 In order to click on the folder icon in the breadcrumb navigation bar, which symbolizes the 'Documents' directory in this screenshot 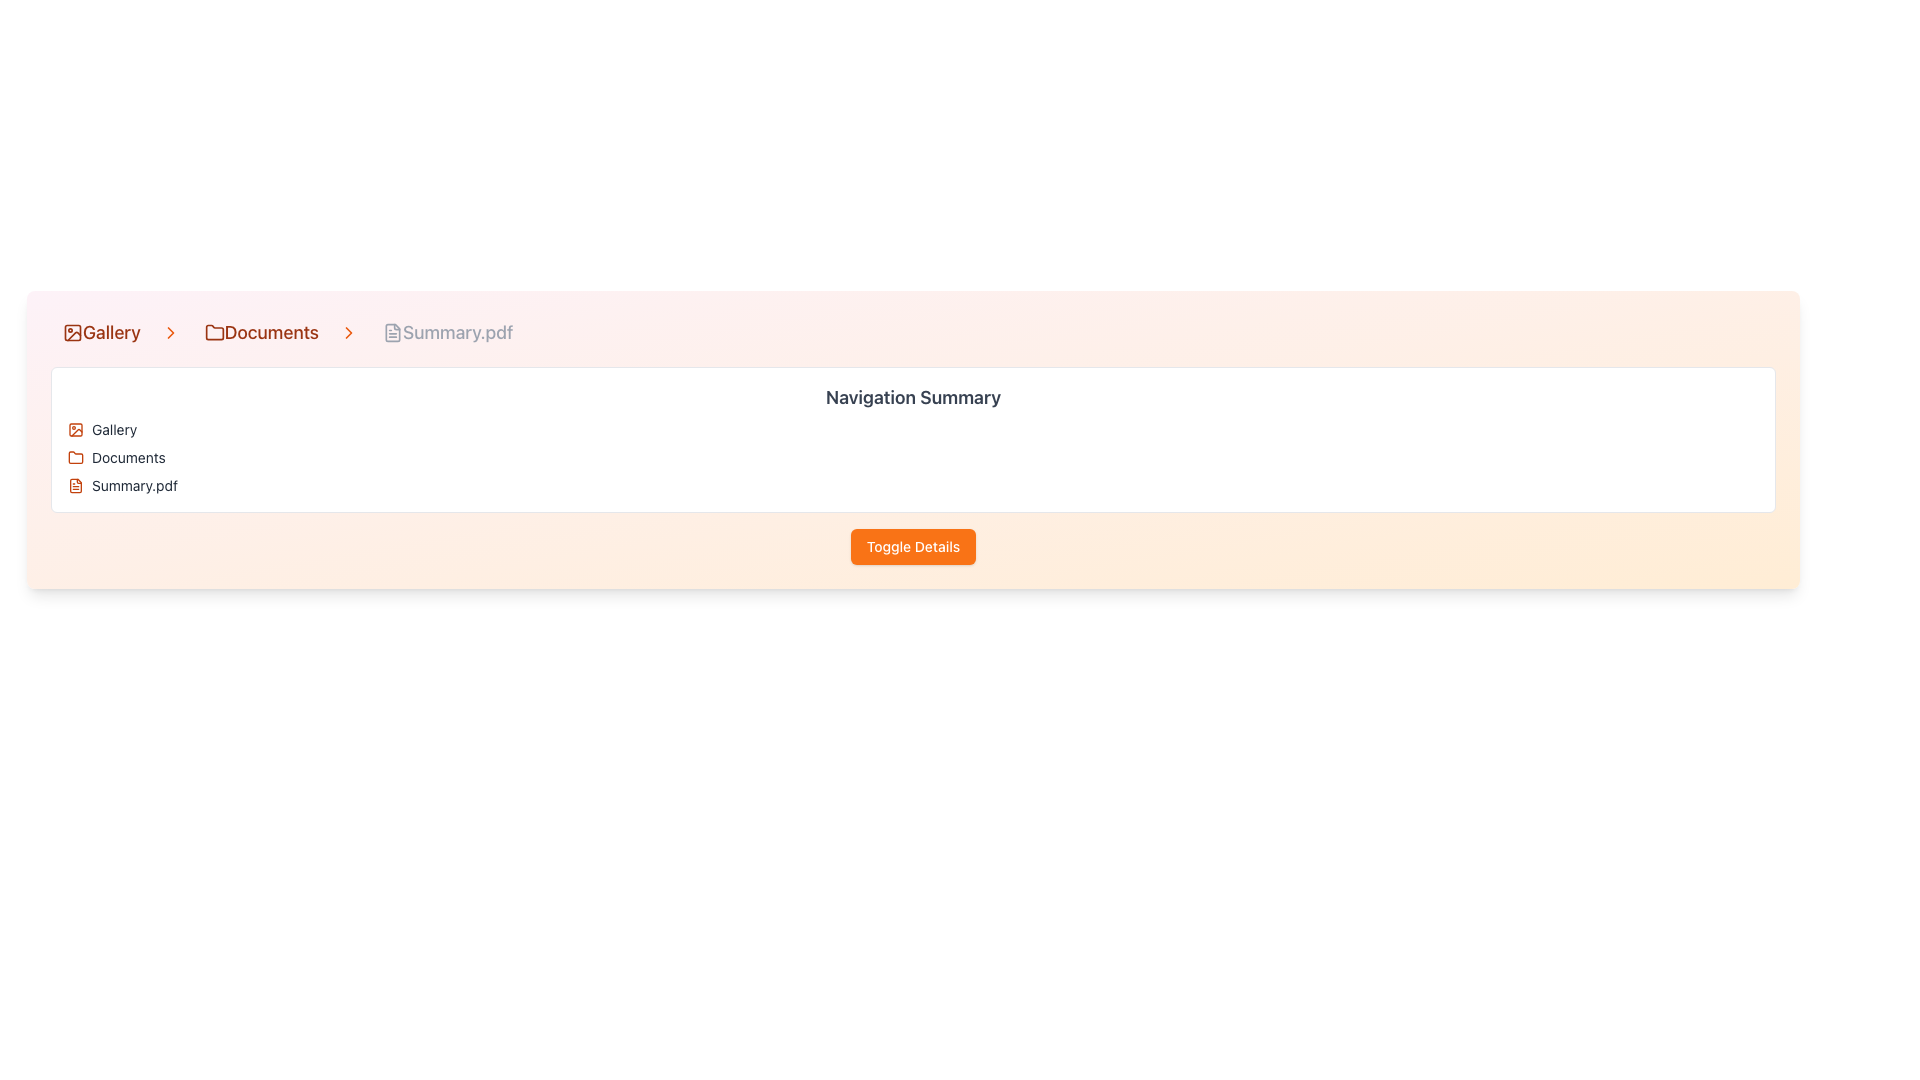, I will do `click(76, 456)`.